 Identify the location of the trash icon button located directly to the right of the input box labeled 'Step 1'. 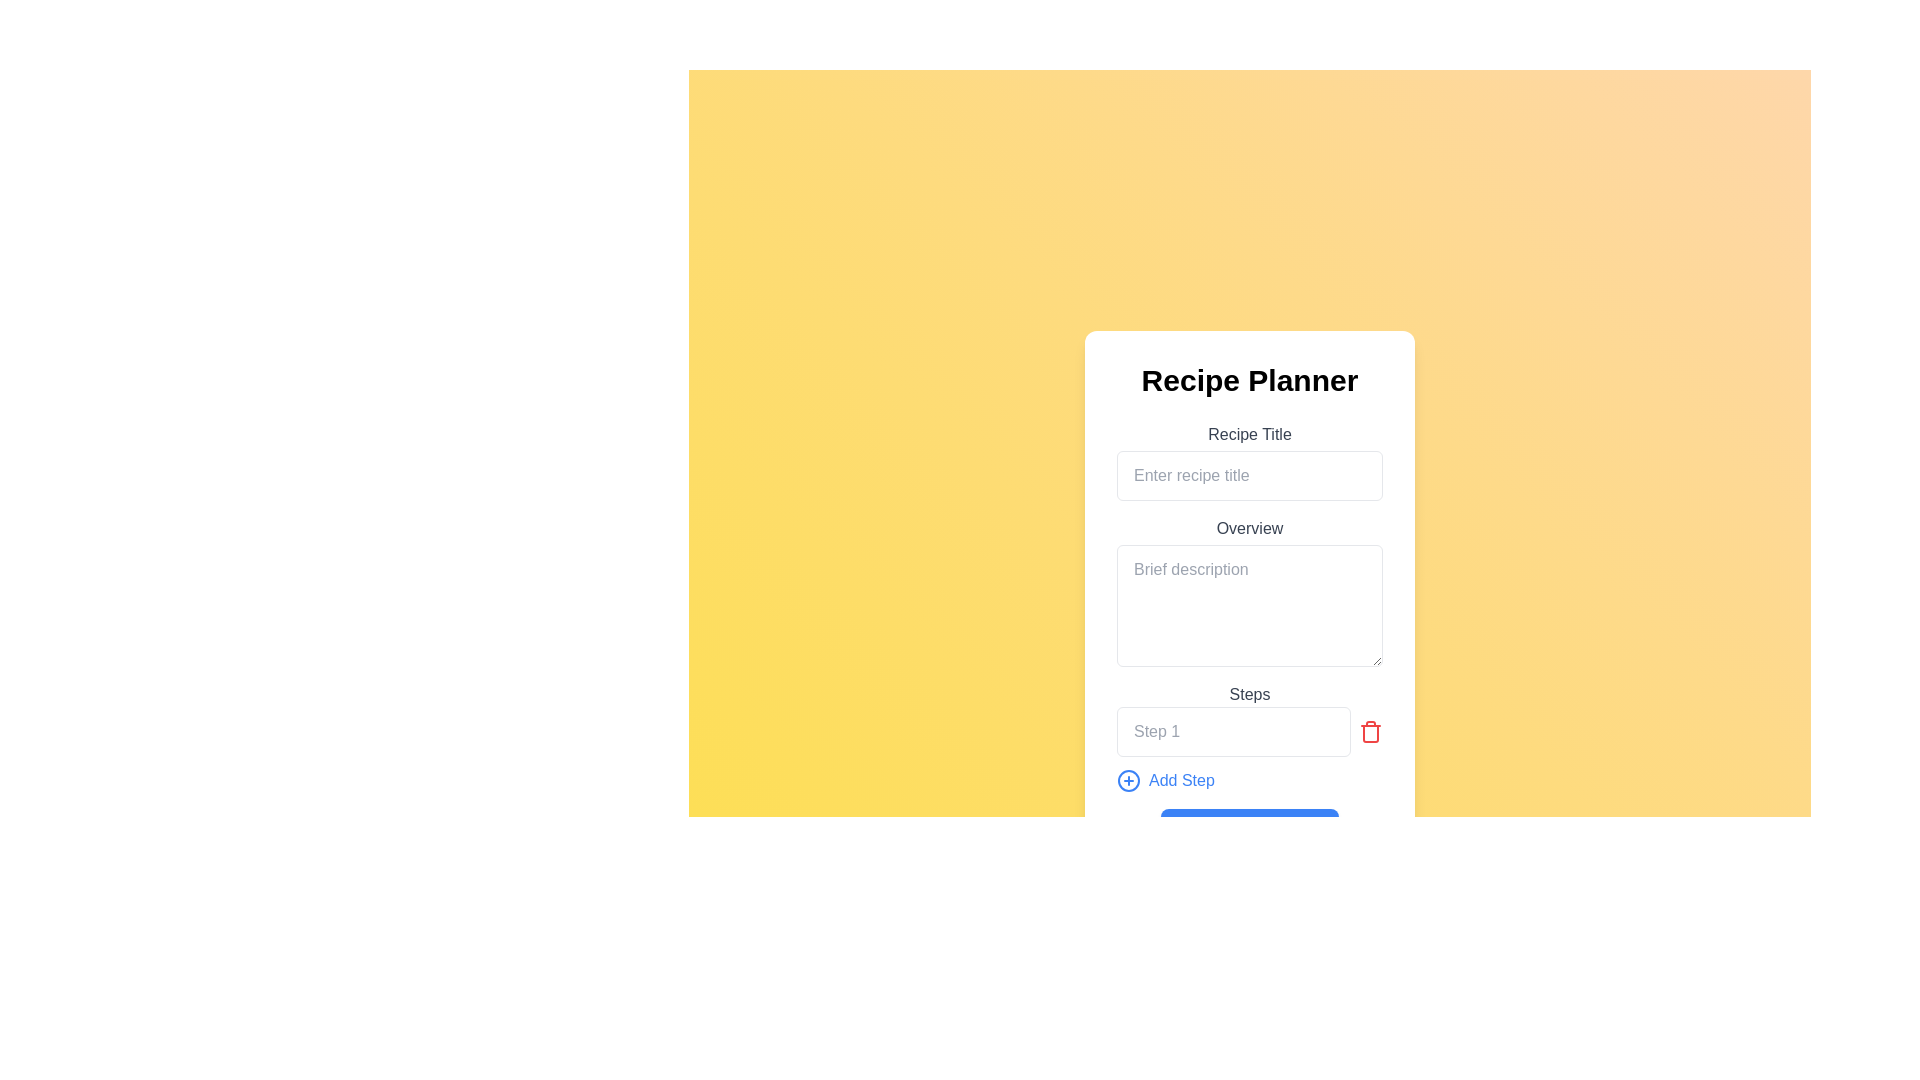
(1370, 731).